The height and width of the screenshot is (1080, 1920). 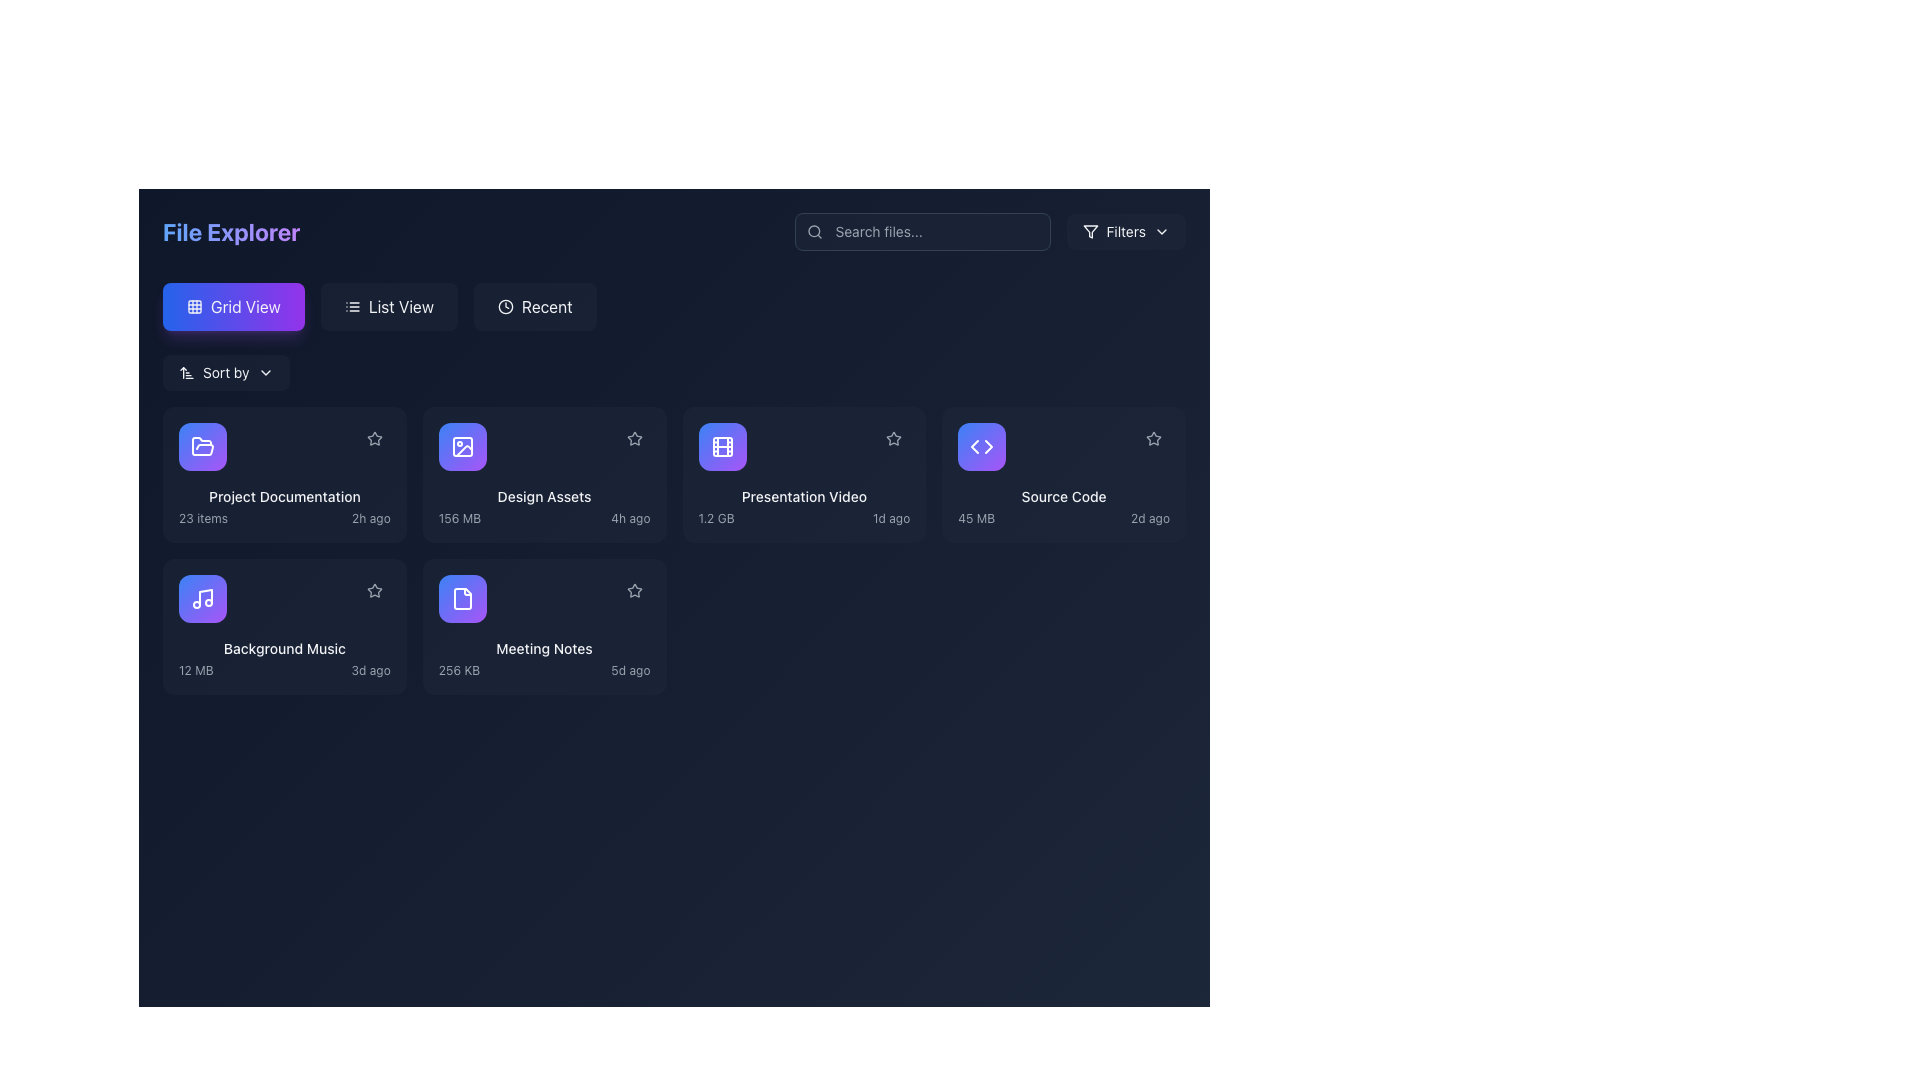 What do you see at coordinates (461, 446) in the screenshot?
I see `the icon representing 'Design Assets' in the file explorer` at bounding box center [461, 446].